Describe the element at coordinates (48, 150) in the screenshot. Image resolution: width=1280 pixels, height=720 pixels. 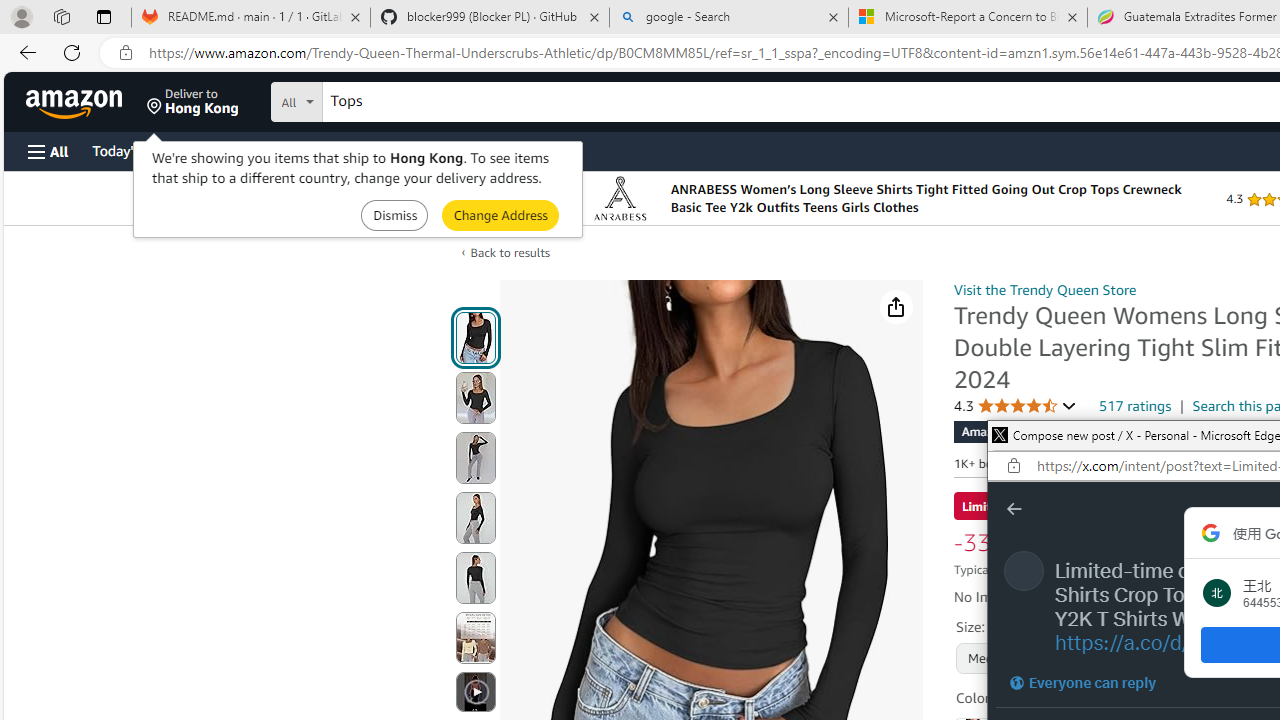
I see `'Open Menu'` at that location.